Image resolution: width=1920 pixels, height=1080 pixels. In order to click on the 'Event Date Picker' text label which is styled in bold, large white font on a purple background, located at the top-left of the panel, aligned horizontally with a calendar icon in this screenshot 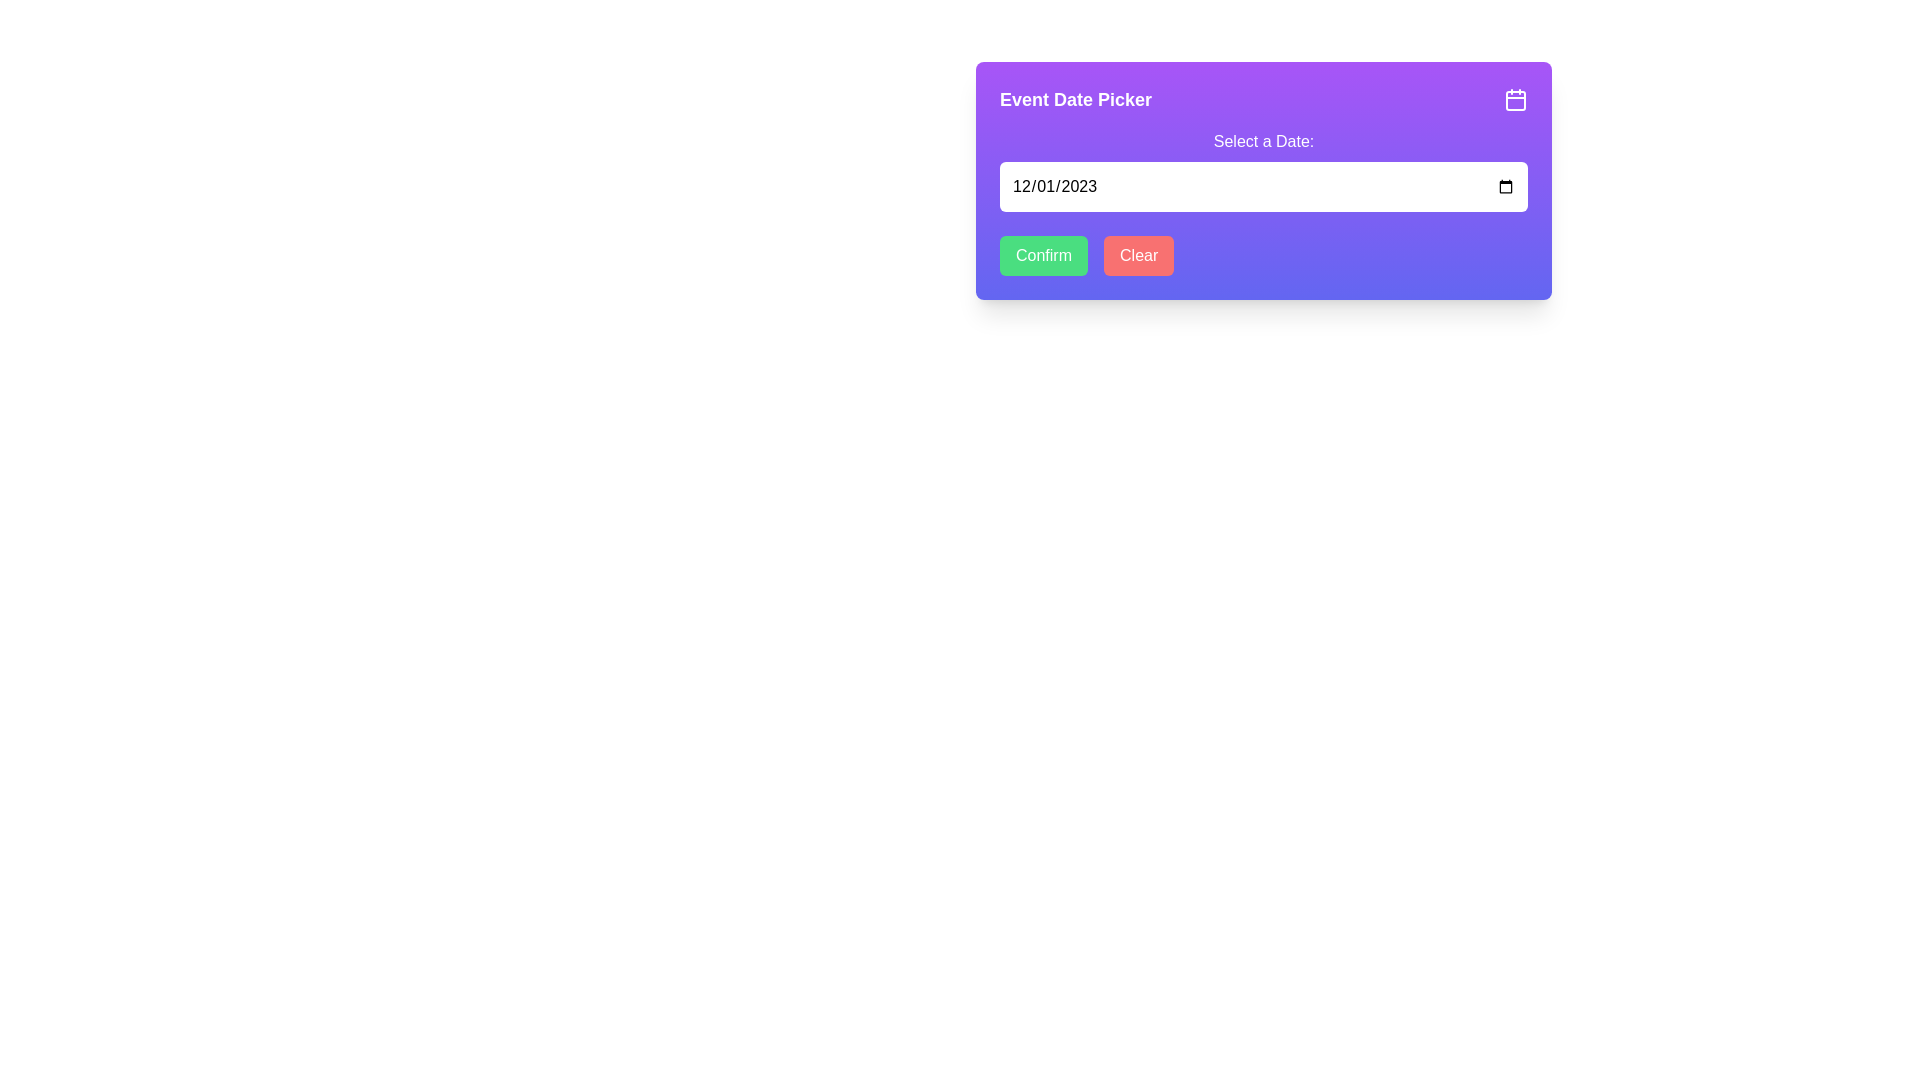, I will do `click(1074, 100)`.